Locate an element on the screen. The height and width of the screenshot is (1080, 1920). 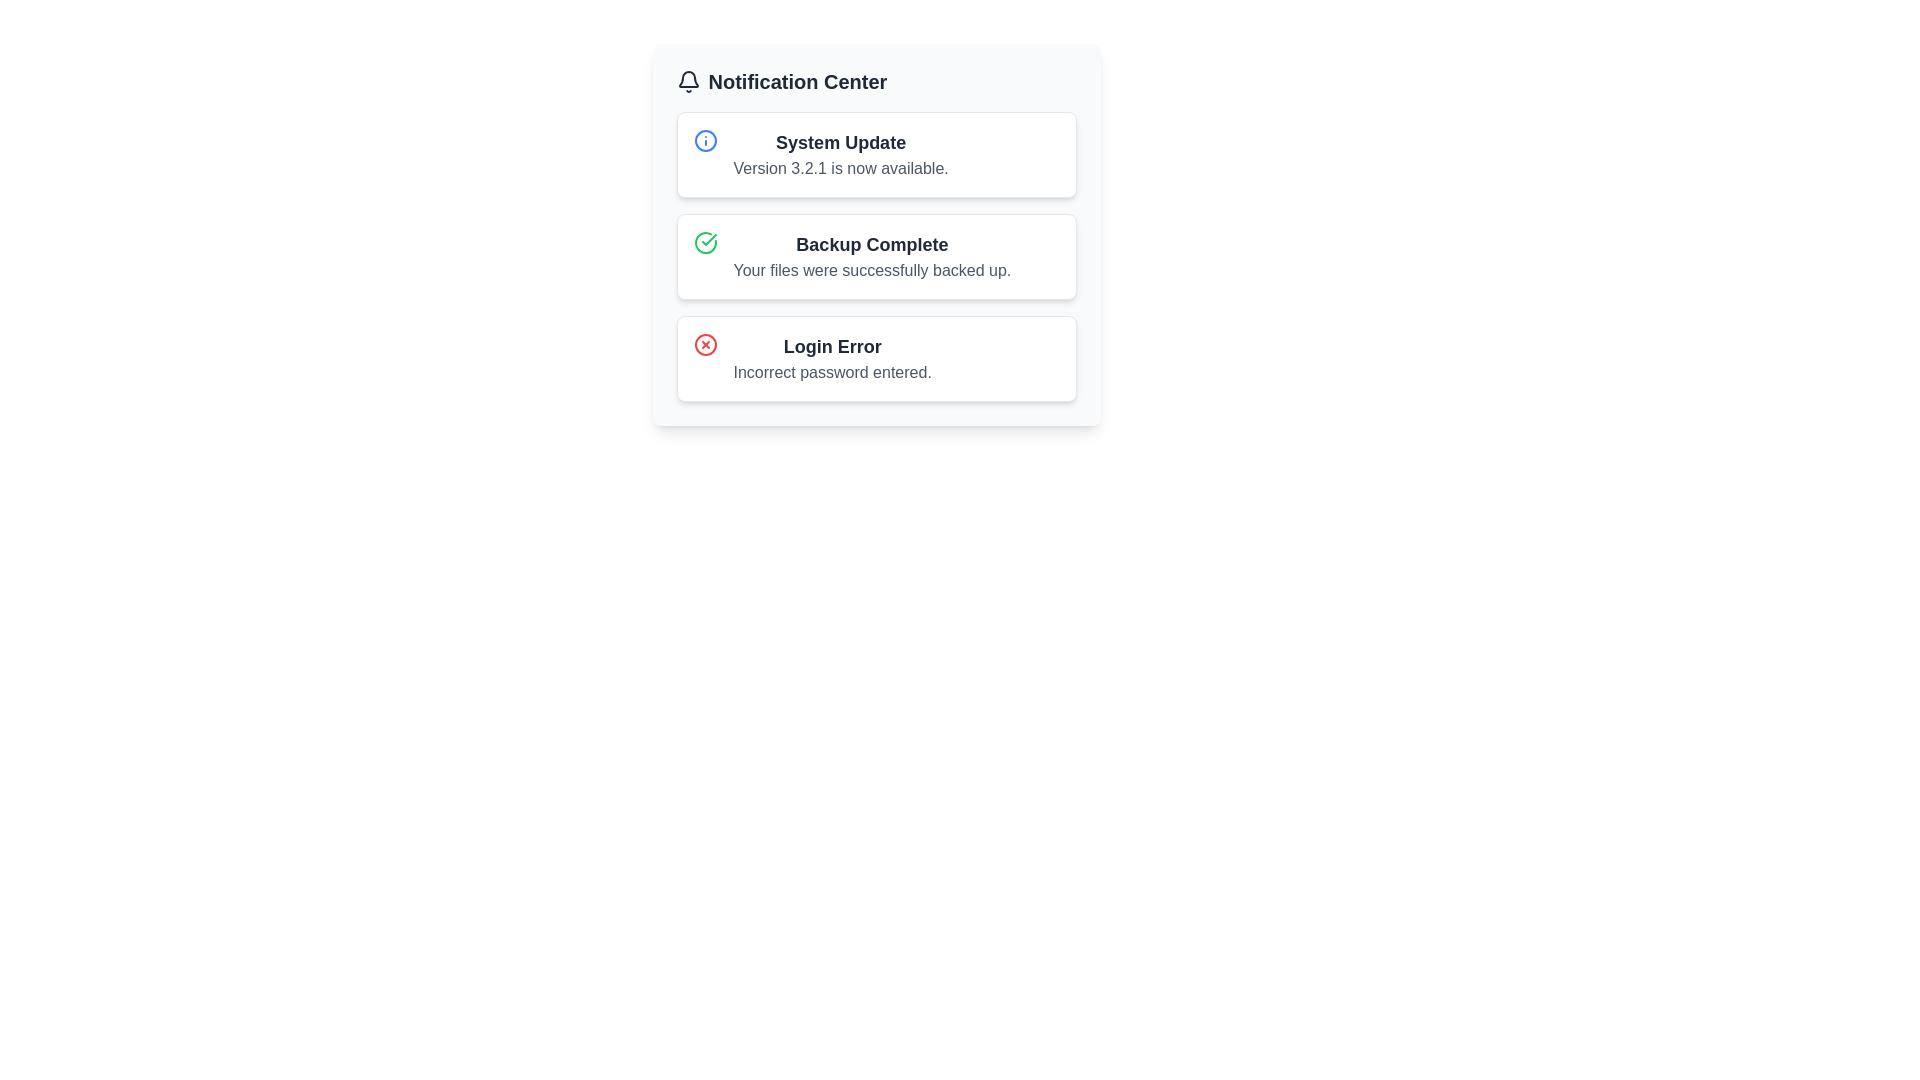
textual notification about the system update indicating version 3.2.1, located at the top of the Notification Center is located at coordinates (841, 153).